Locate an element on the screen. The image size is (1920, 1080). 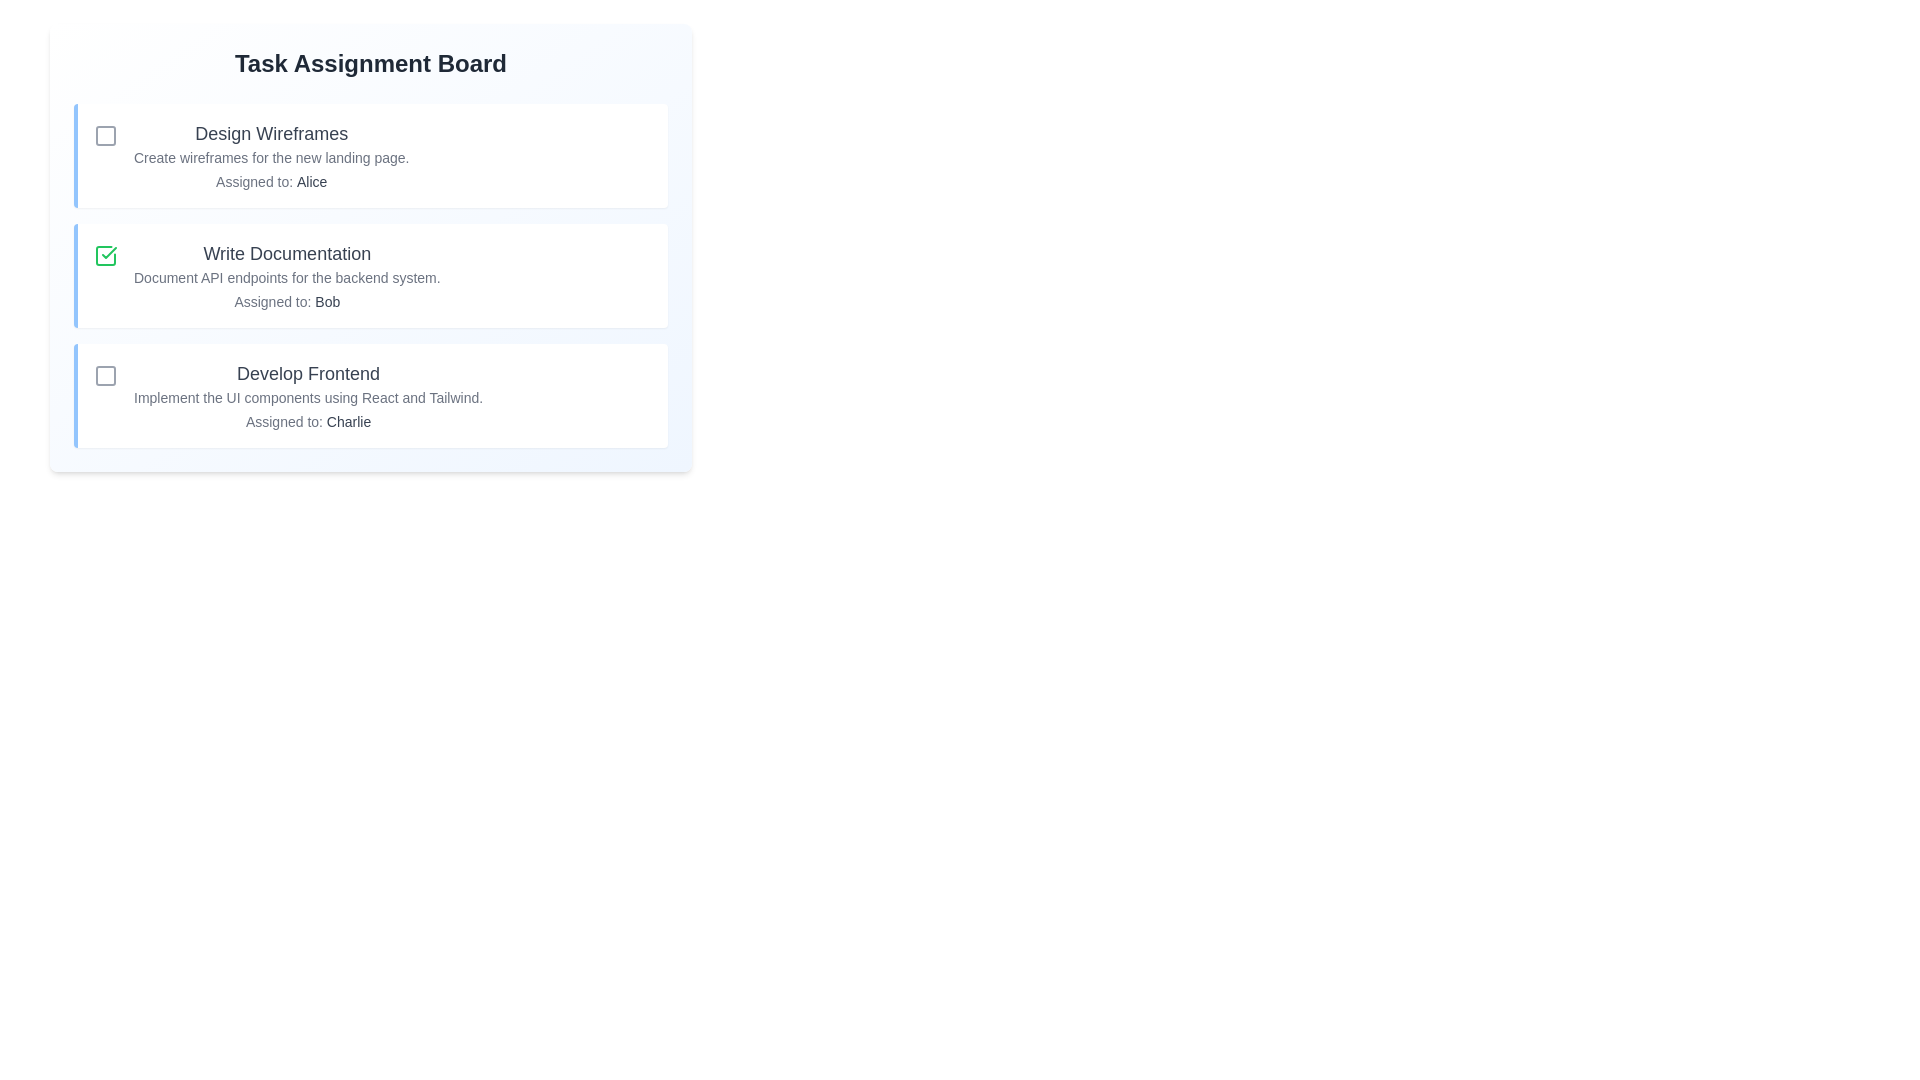
the text label displaying 'Assigned to: Alice', which is styled in smaller gray text and located below the task description in the task board is located at coordinates (270, 181).